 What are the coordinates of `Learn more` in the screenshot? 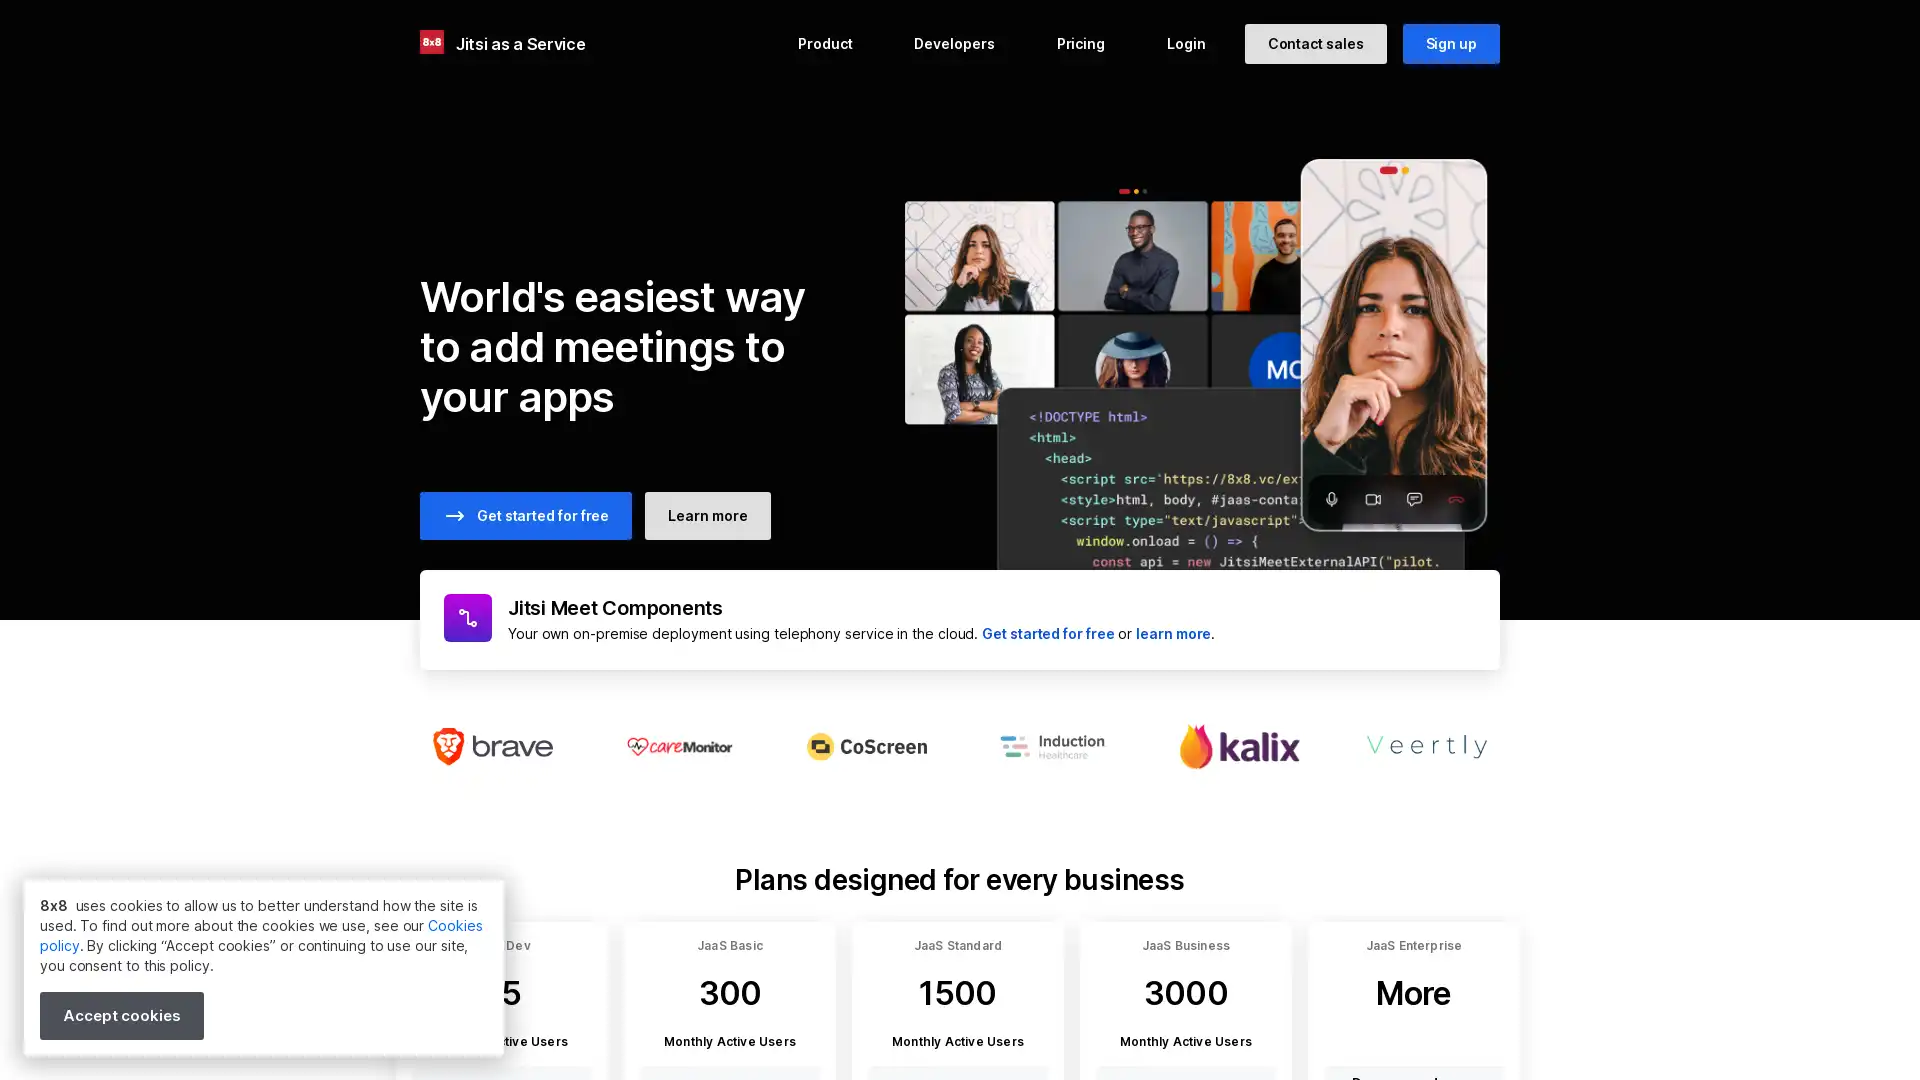 It's located at (707, 515).